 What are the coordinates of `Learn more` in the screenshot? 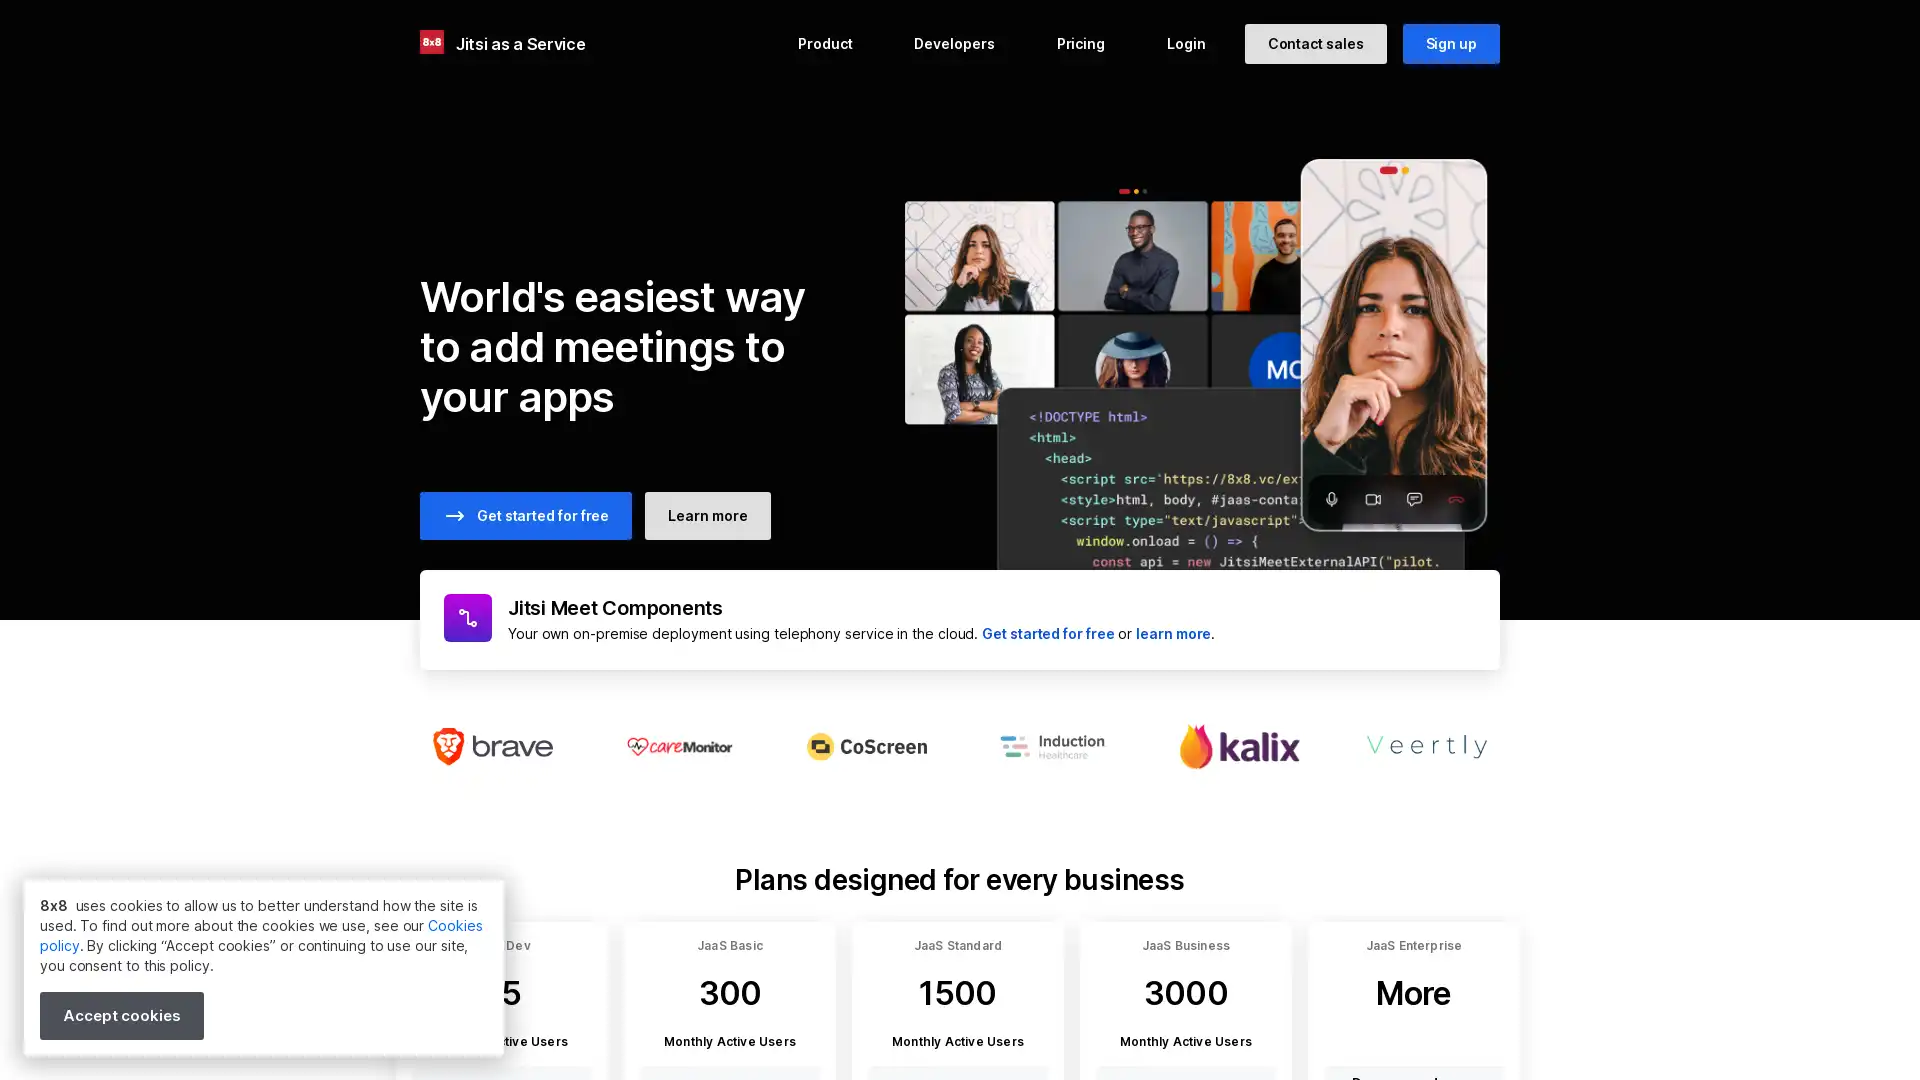 It's located at (707, 515).